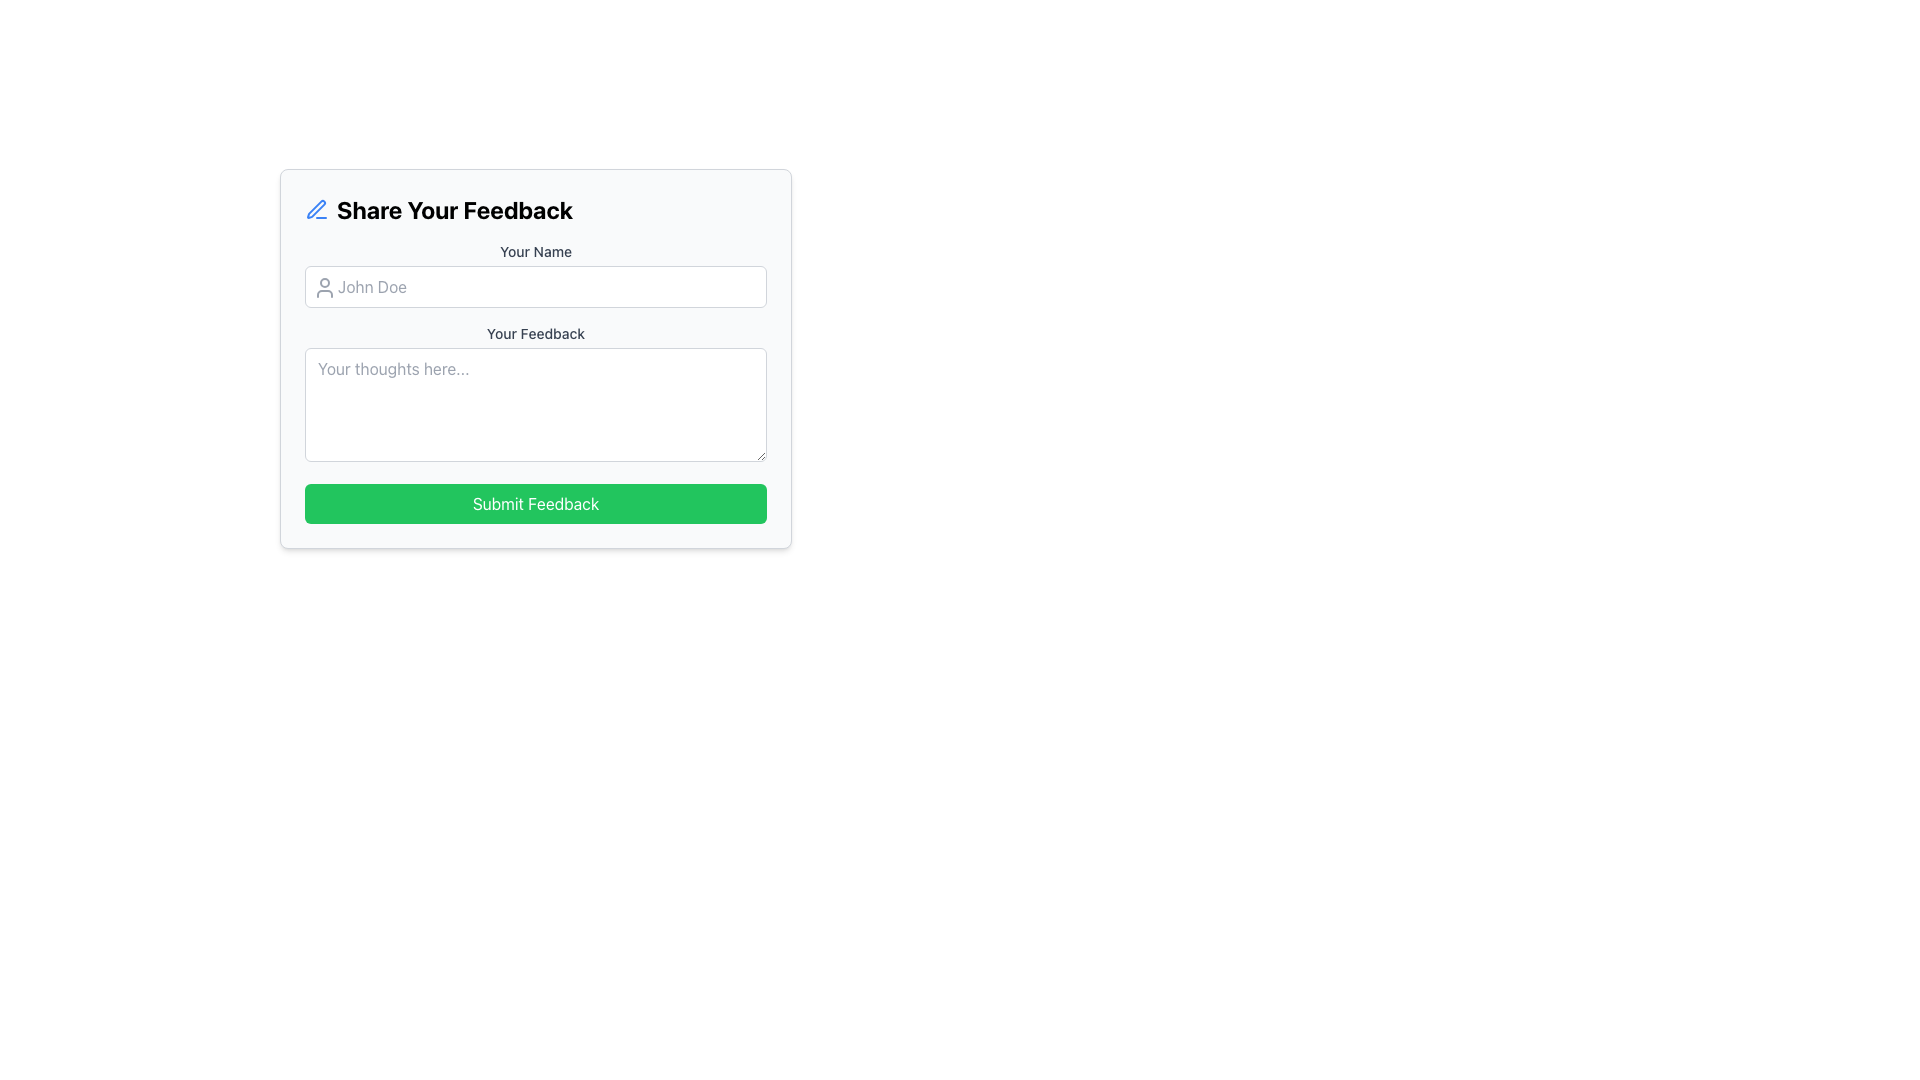 Image resolution: width=1920 pixels, height=1080 pixels. What do you see at coordinates (325, 288) in the screenshot?
I see `the icon located to the immediate left of the input field labeled 'Your Name', which visually indicates the purpose of the adjacent input field` at bounding box center [325, 288].